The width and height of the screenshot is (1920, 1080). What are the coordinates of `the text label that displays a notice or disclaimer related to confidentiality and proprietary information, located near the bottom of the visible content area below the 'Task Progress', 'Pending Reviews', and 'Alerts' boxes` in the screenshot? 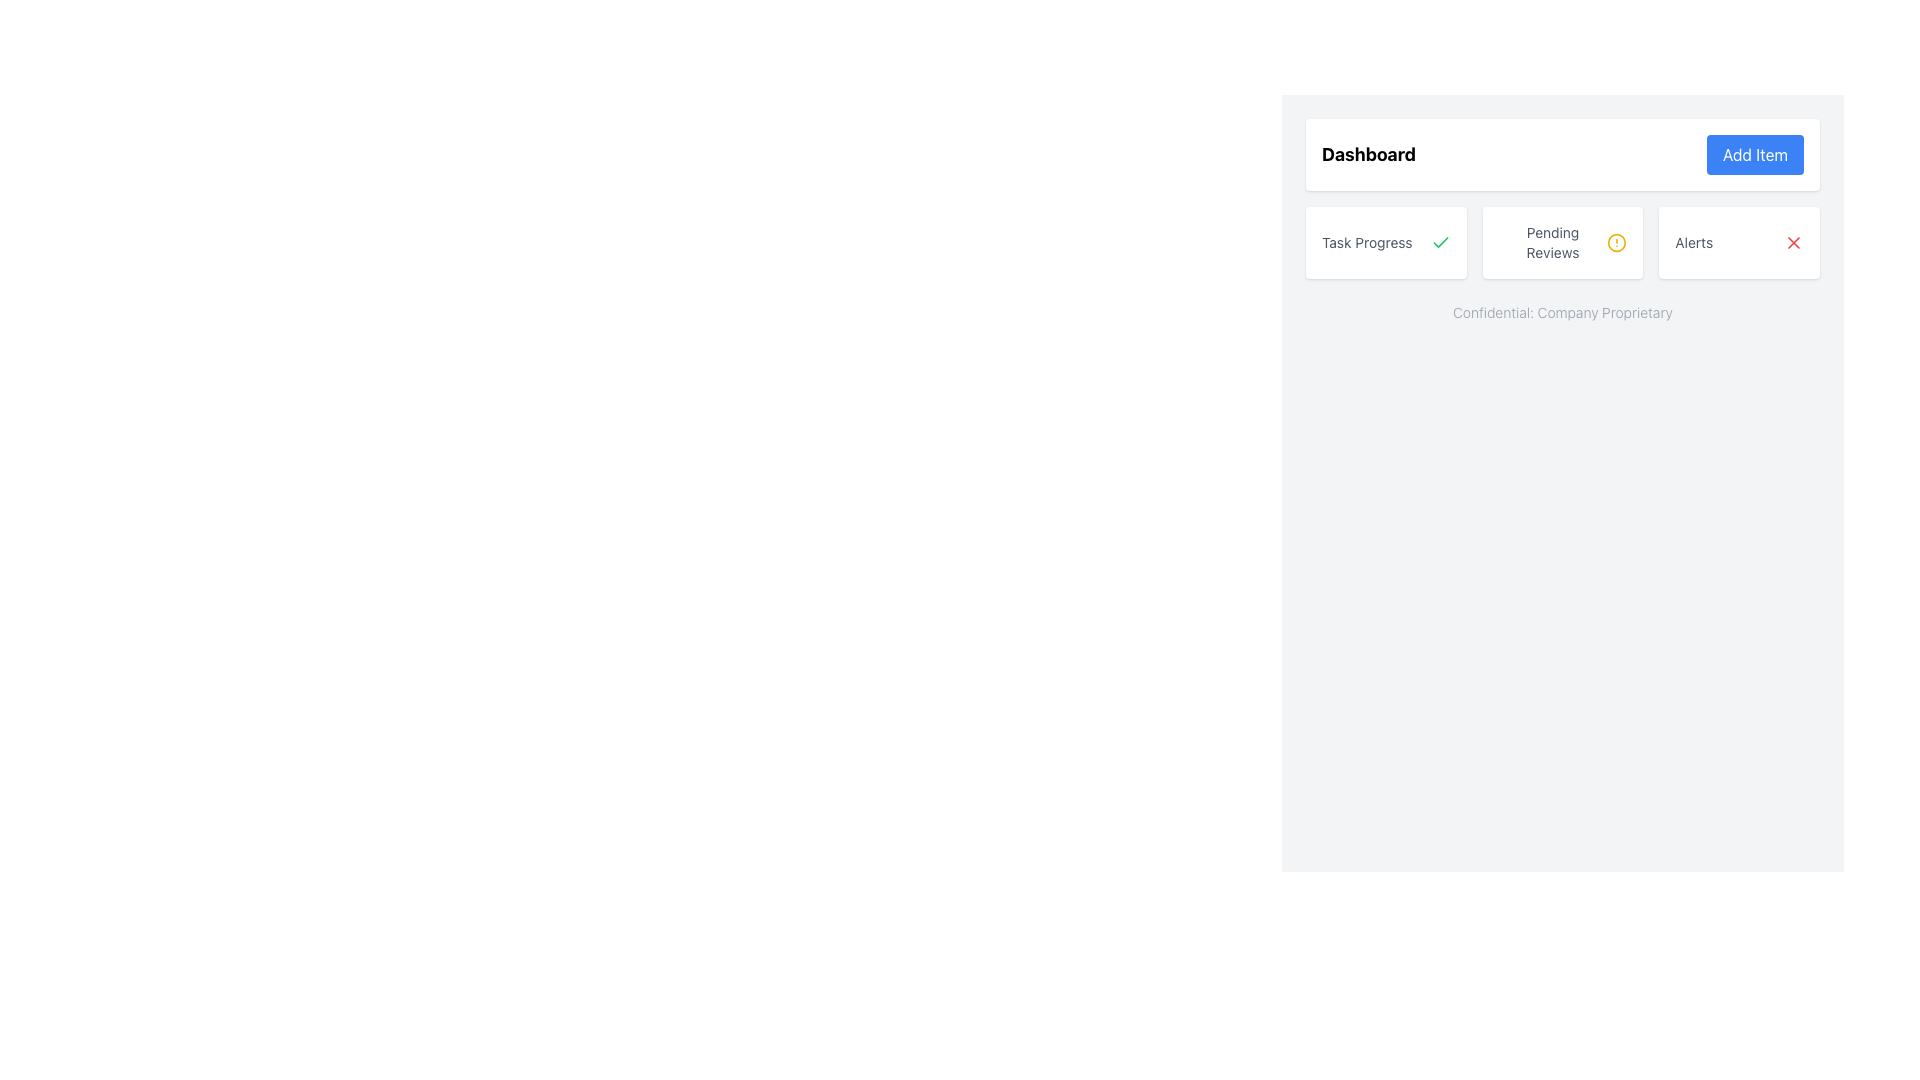 It's located at (1562, 312).